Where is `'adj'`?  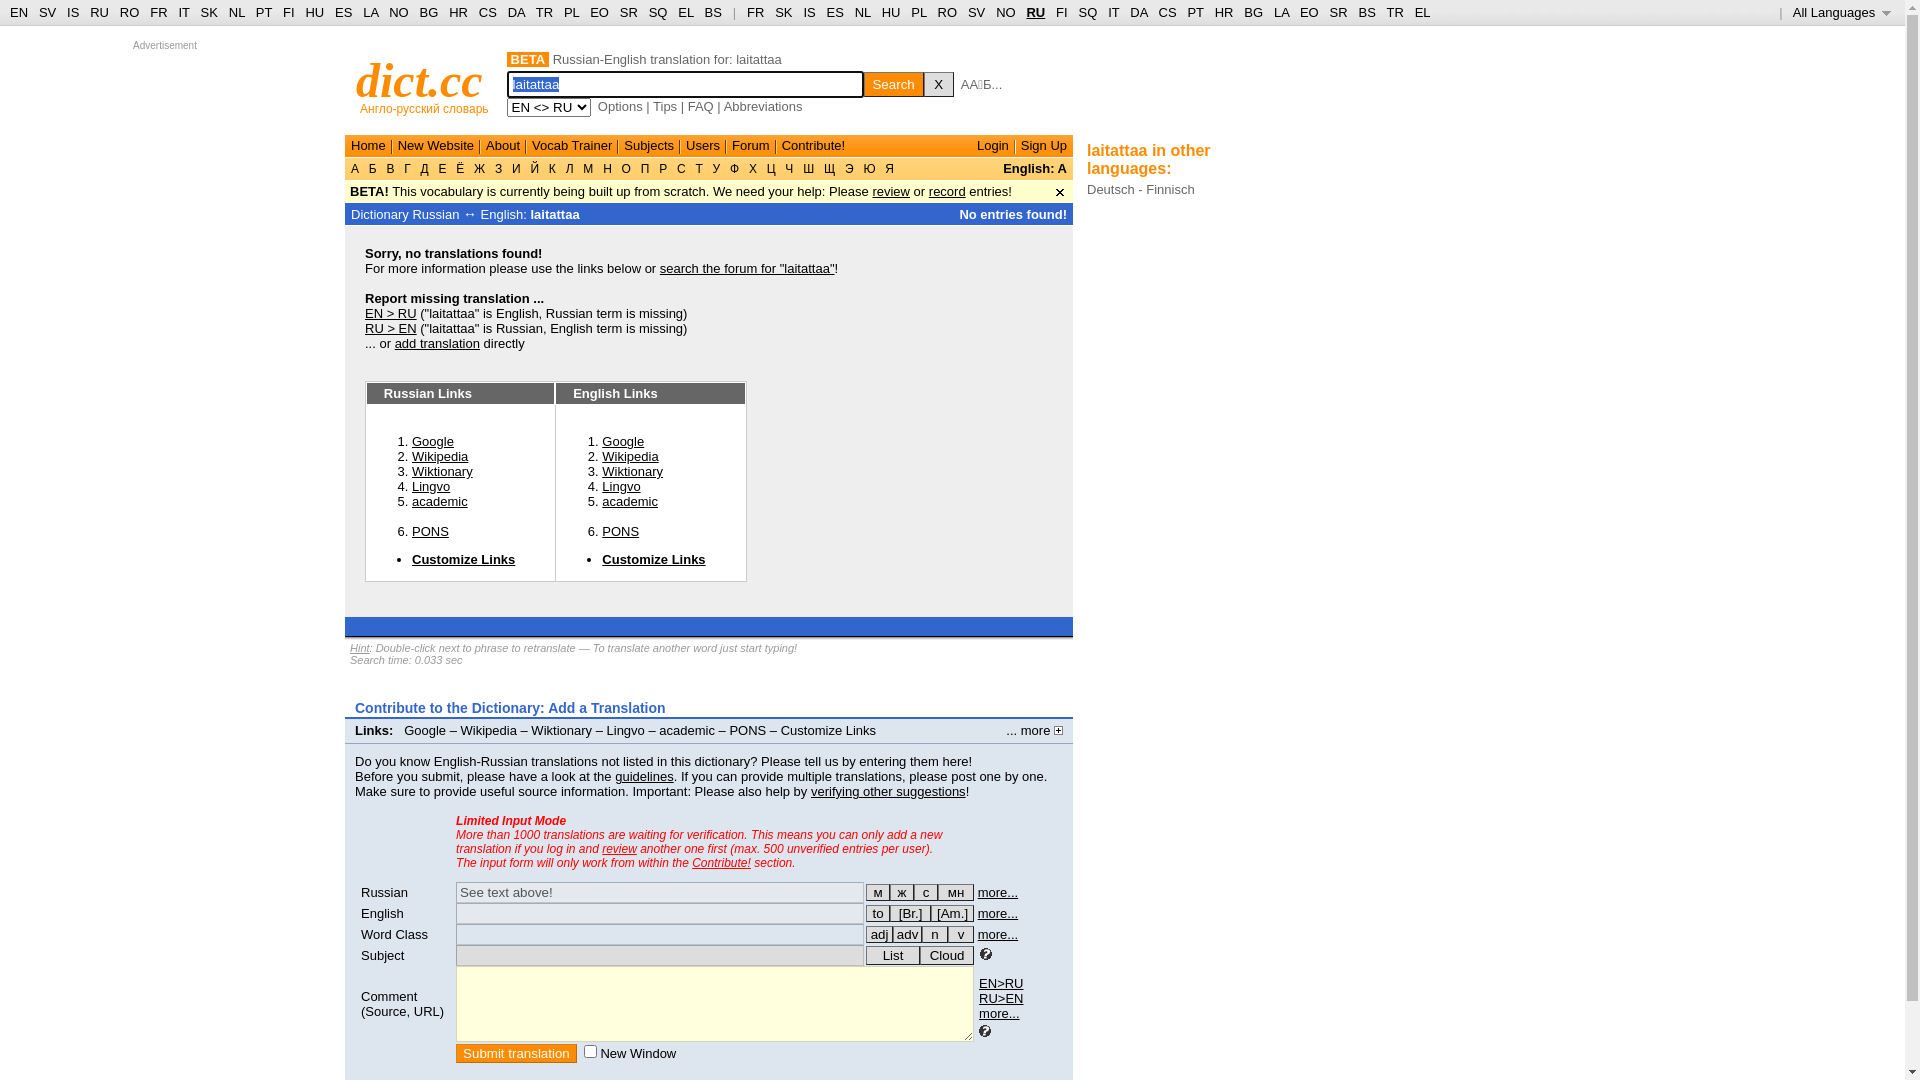
'adj' is located at coordinates (879, 934).